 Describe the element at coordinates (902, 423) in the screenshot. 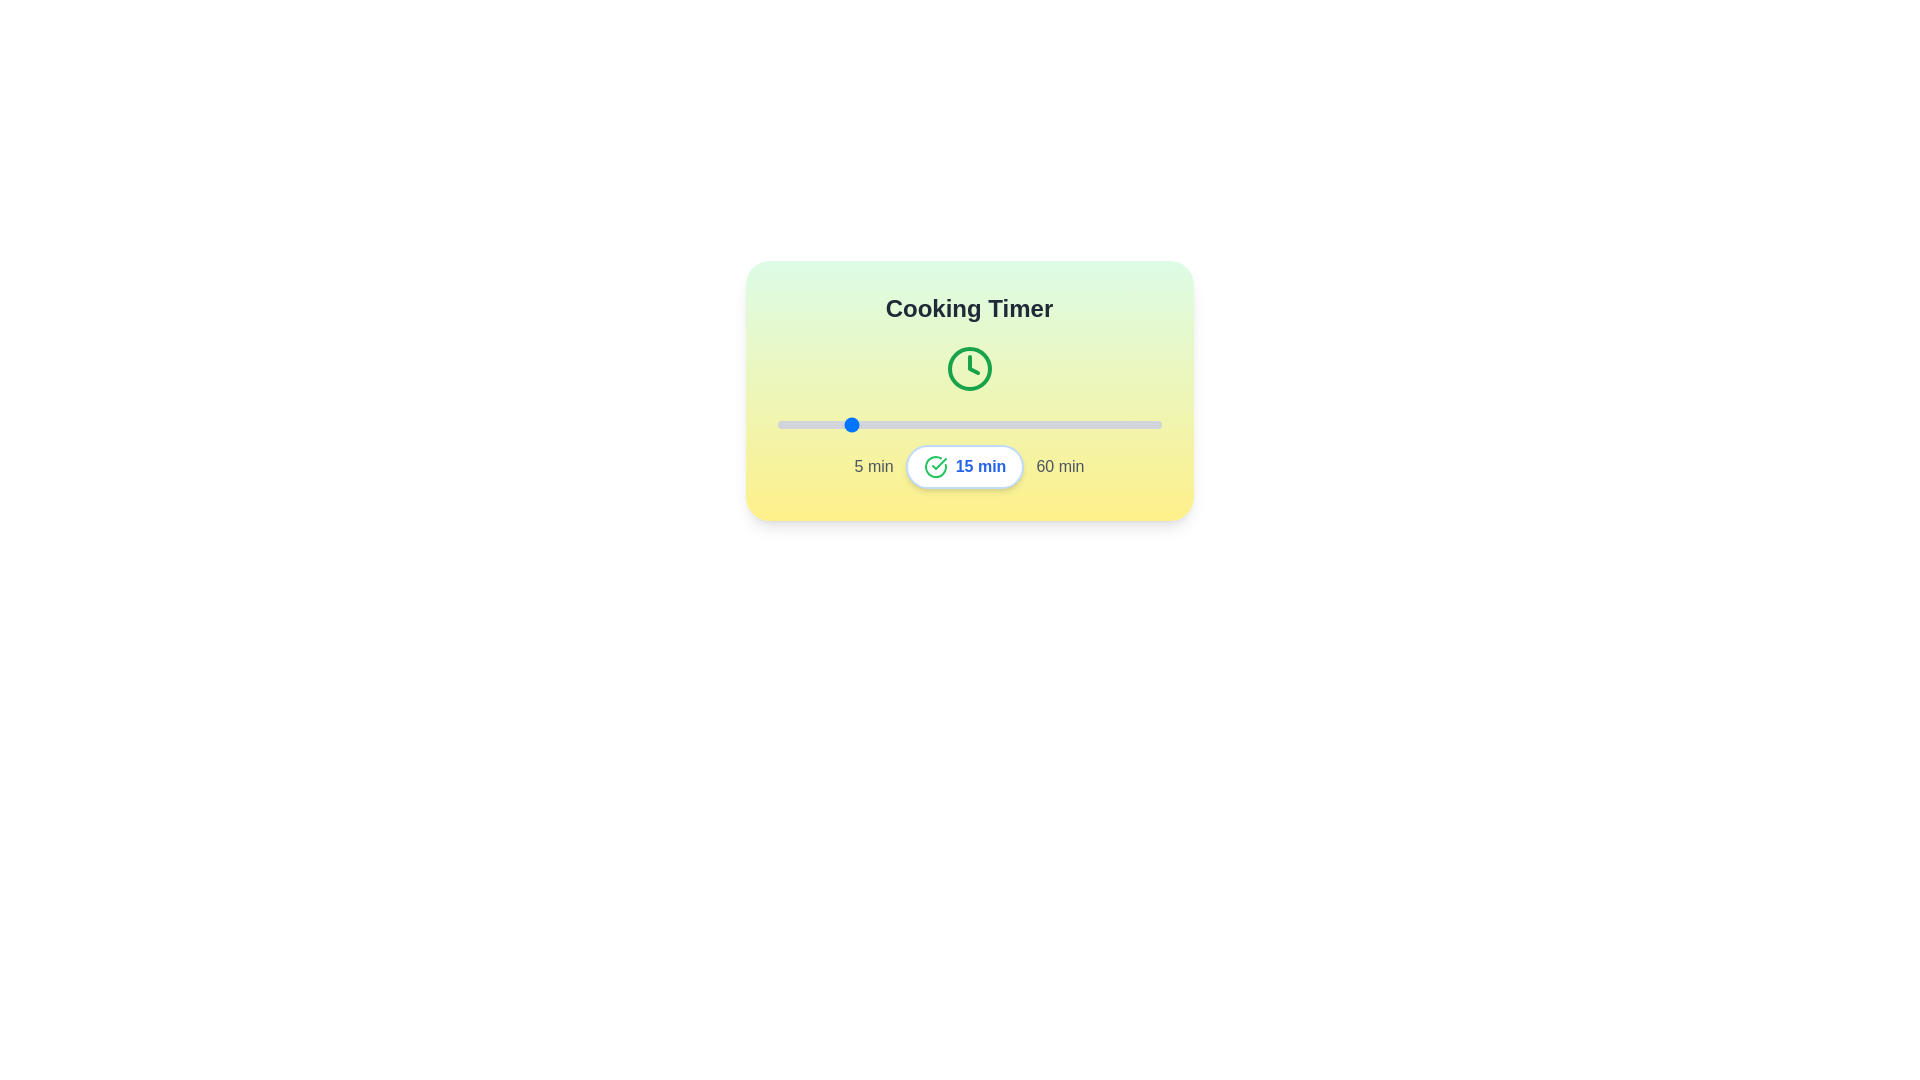

I see `cooking timer` at that location.